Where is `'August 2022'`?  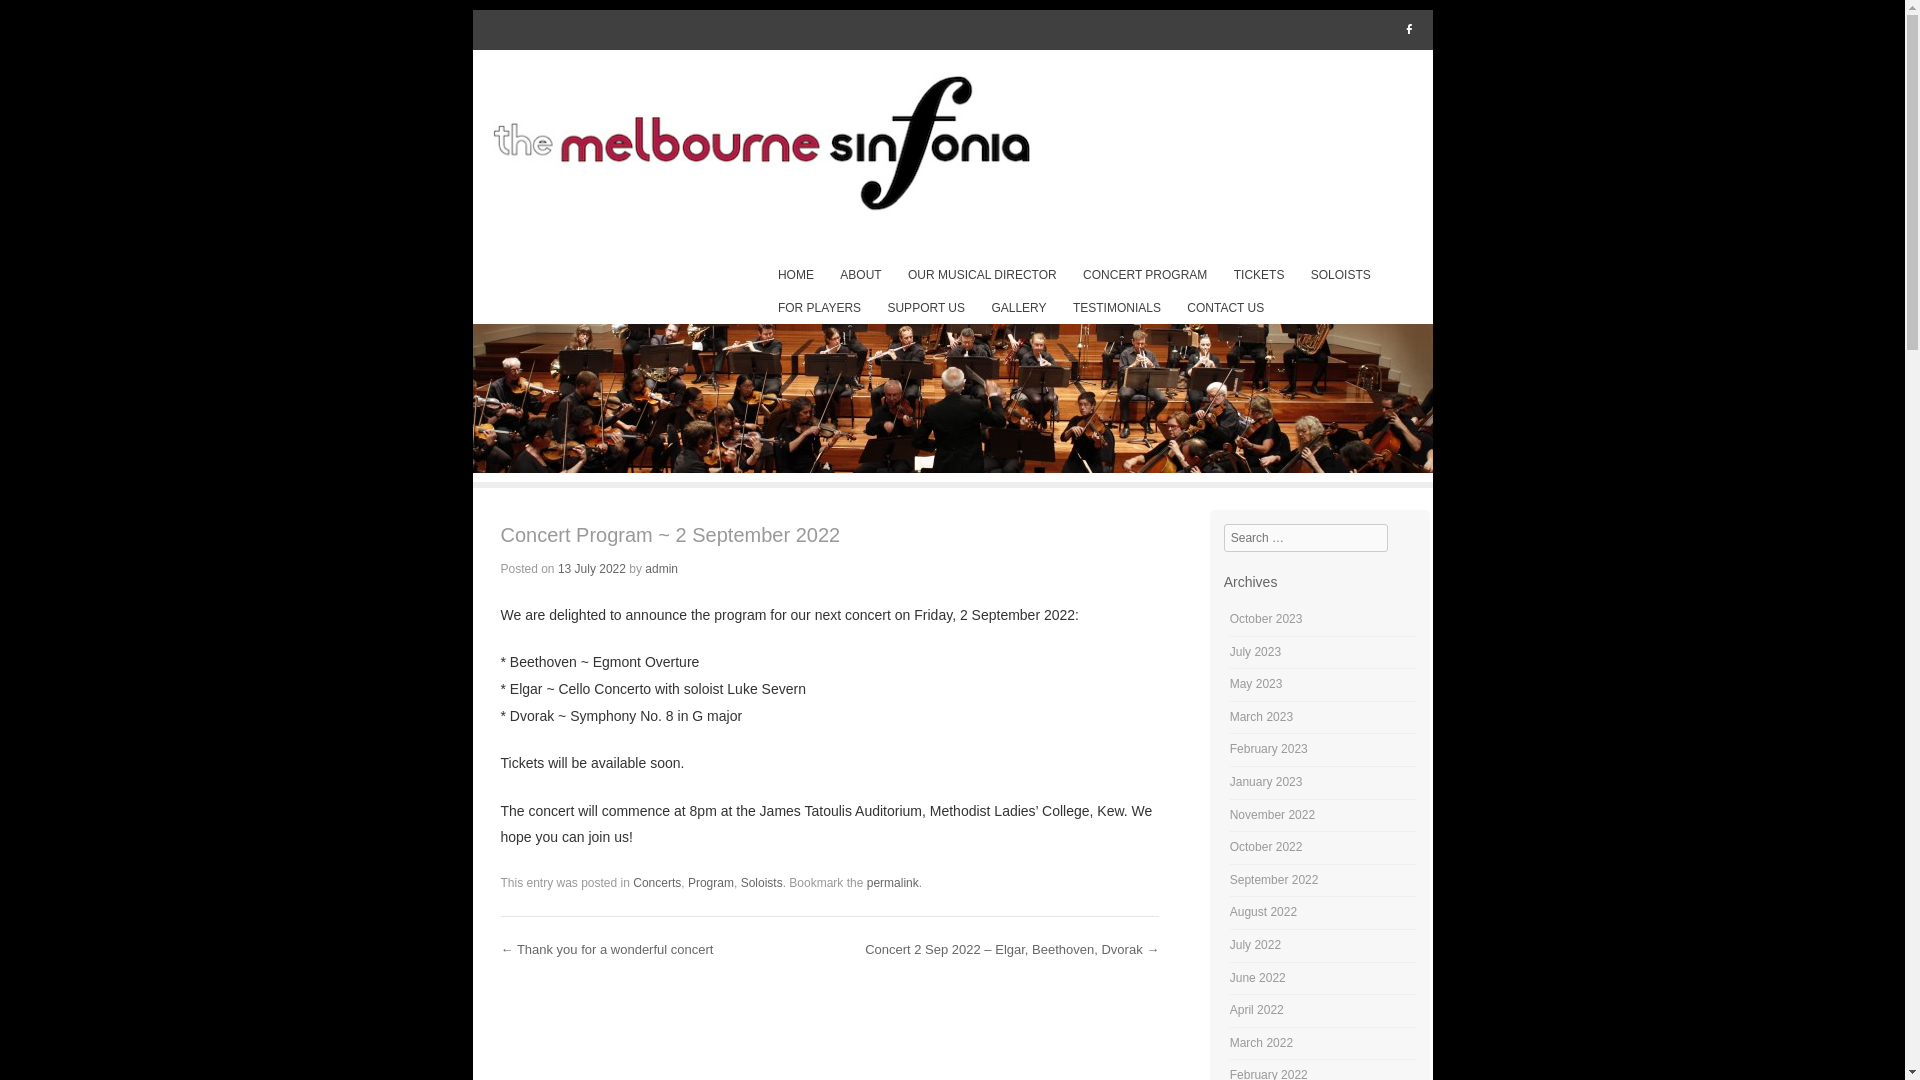 'August 2022' is located at coordinates (1262, 911).